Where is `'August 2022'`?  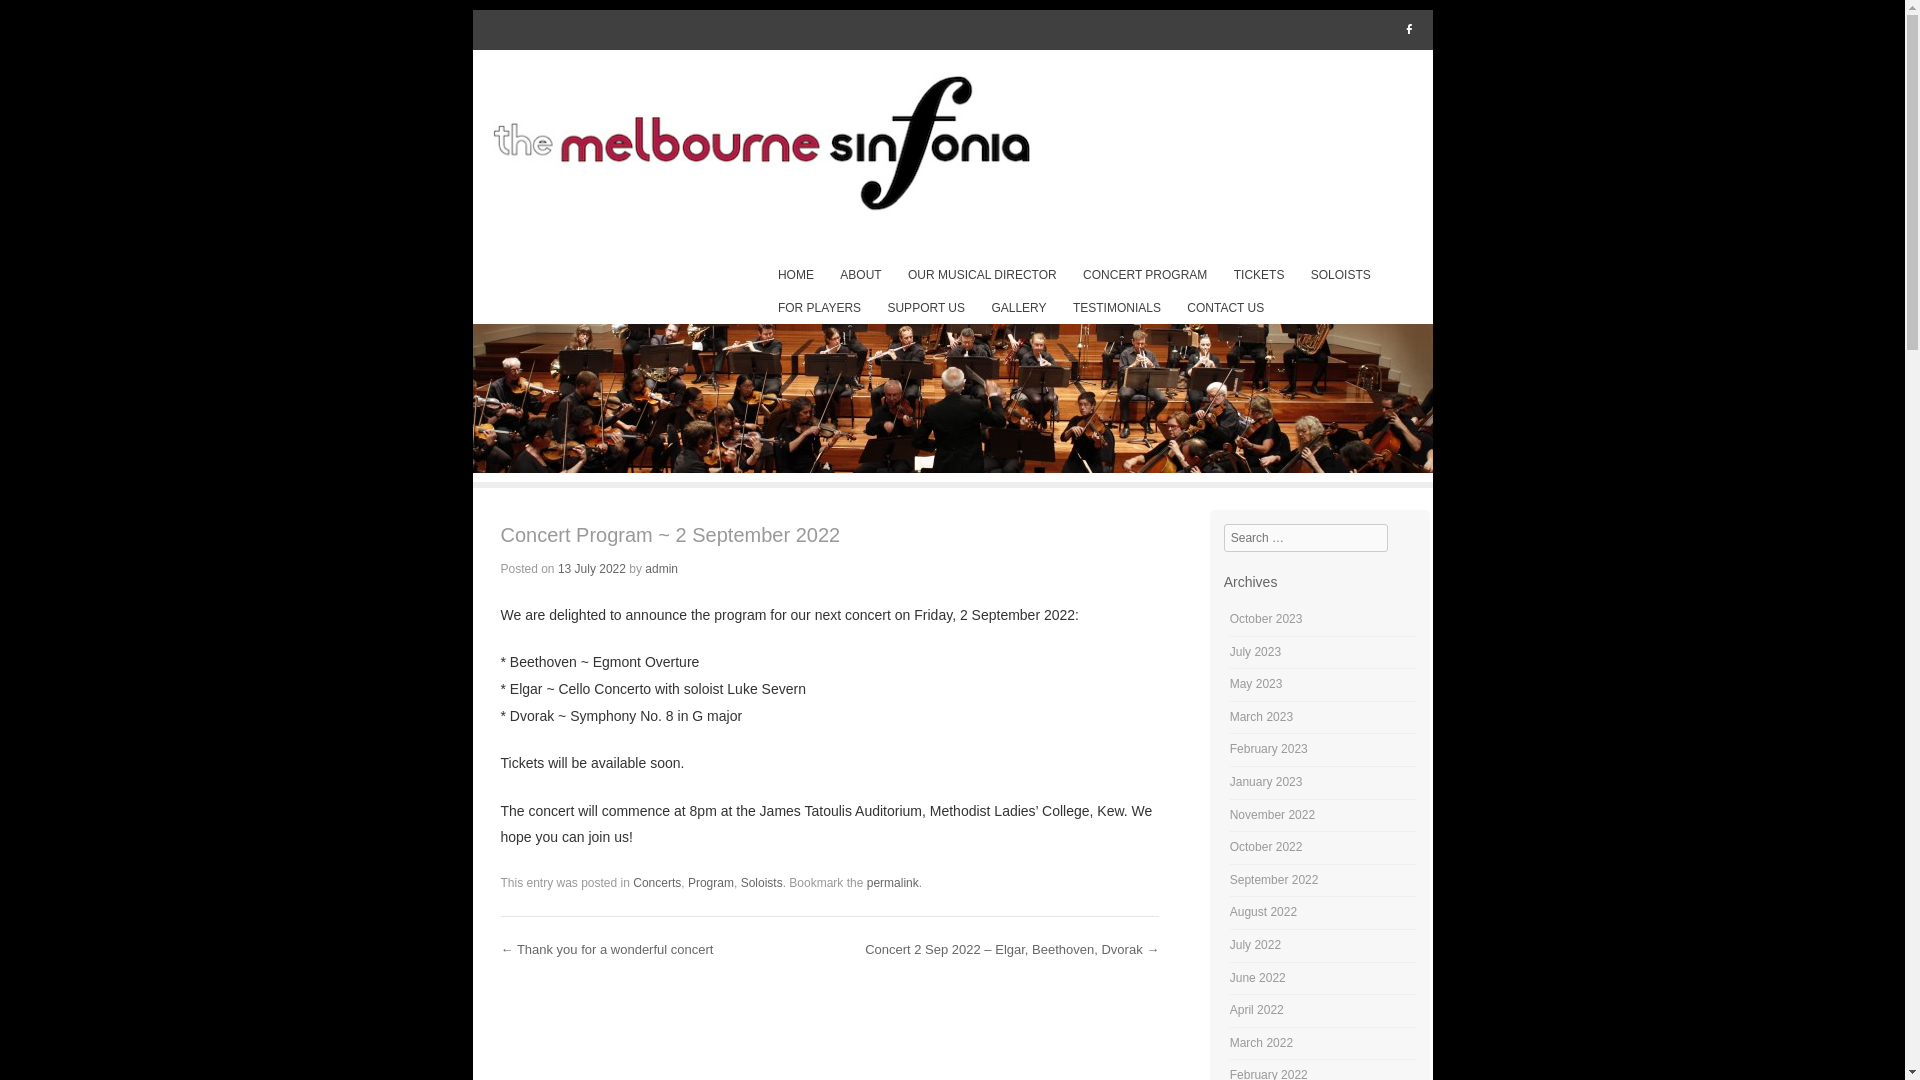 'August 2022' is located at coordinates (1262, 911).